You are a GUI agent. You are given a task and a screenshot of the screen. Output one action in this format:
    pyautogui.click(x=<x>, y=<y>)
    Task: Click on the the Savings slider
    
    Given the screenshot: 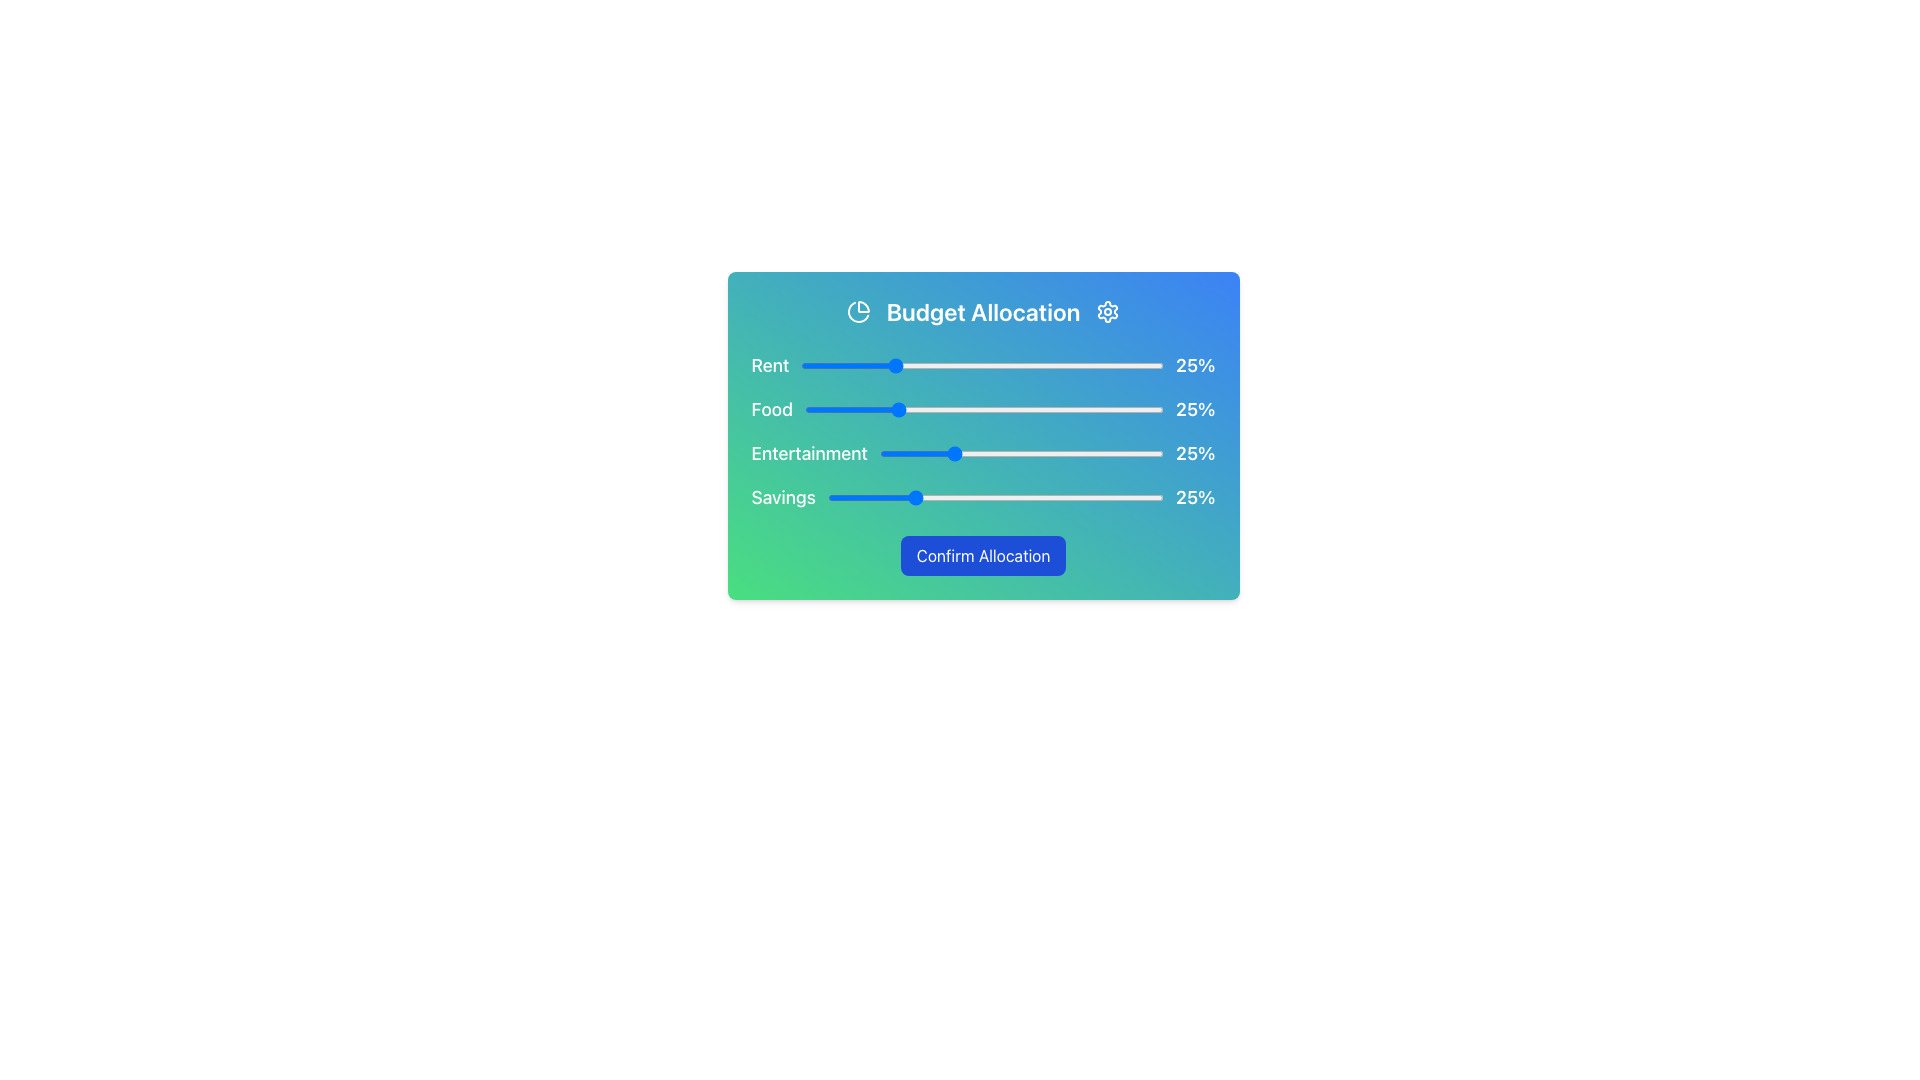 What is the action you would take?
    pyautogui.click(x=887, y=496)
    